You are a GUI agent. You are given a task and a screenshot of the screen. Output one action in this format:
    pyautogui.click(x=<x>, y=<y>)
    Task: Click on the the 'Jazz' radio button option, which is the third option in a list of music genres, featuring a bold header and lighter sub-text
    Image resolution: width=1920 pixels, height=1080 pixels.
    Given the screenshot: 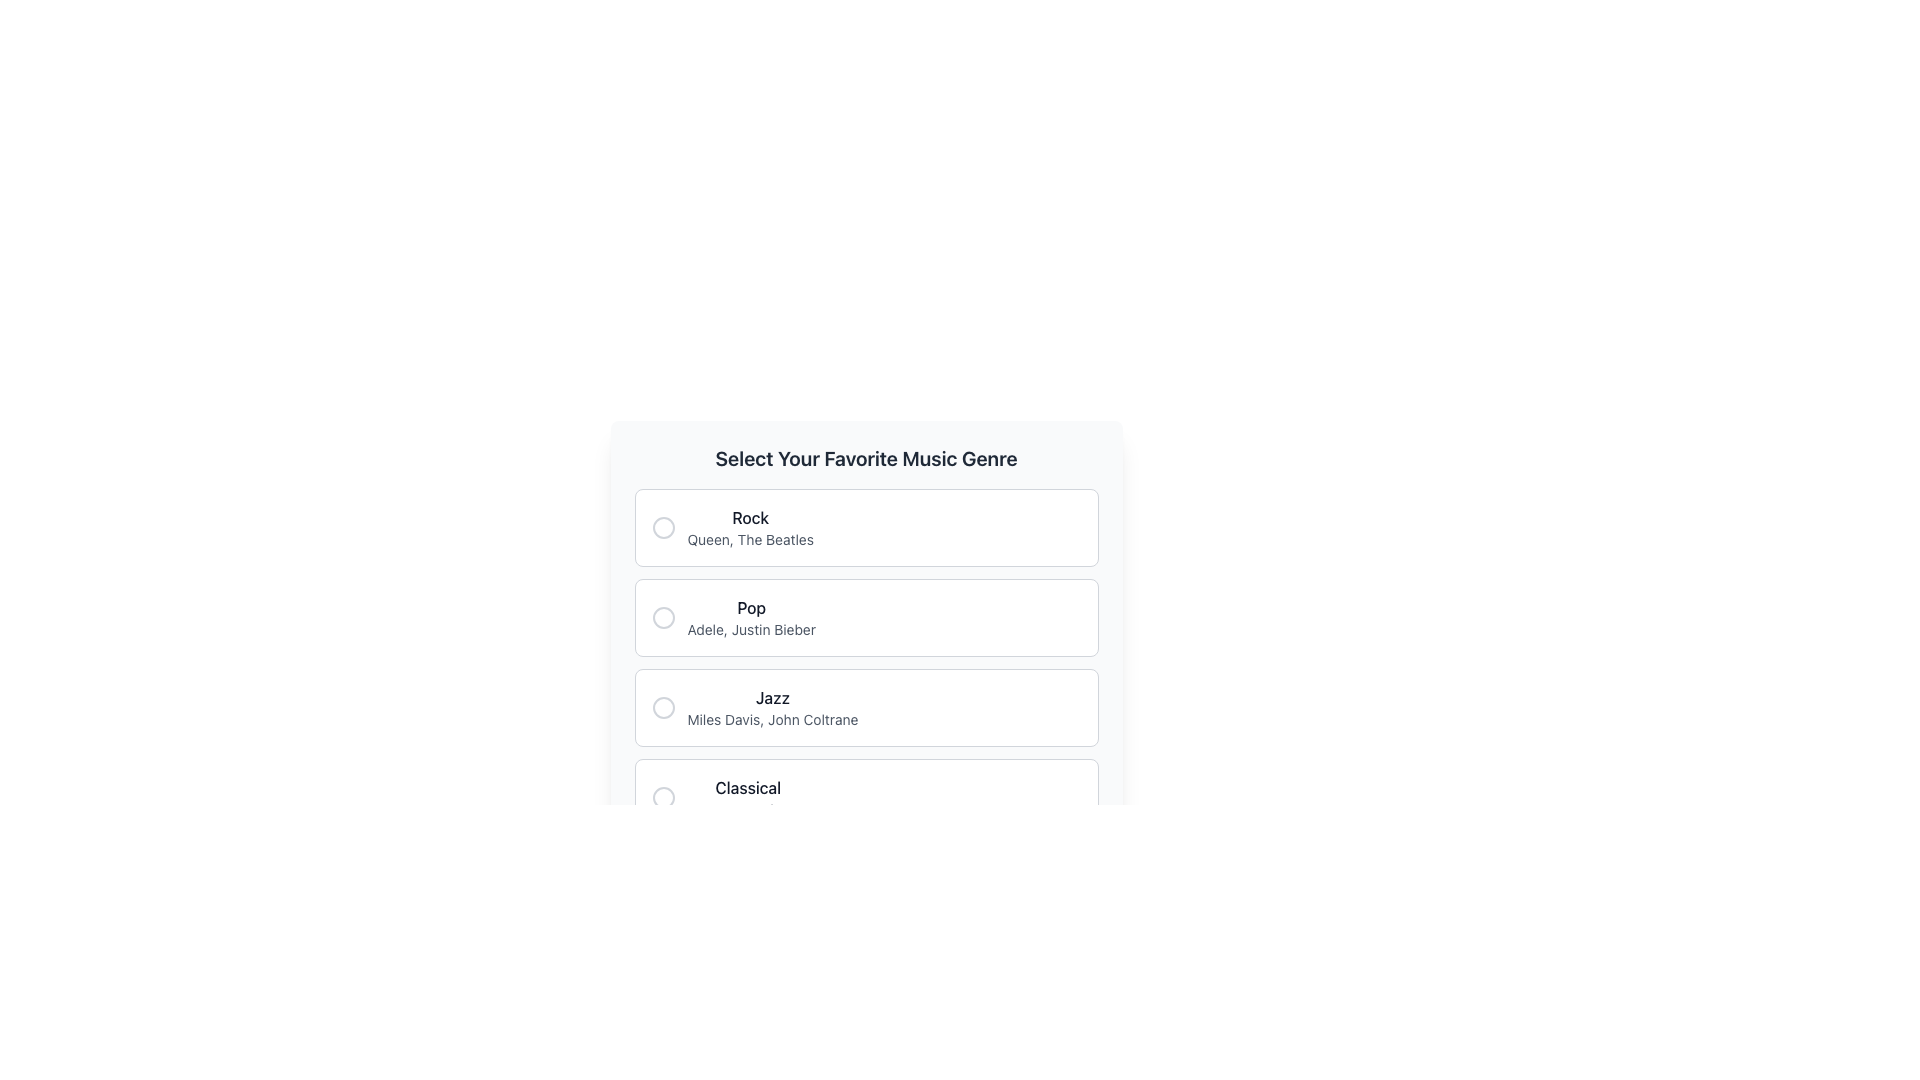 What is the action you would take?
    pyautogui.click(x=771, y=707)
    